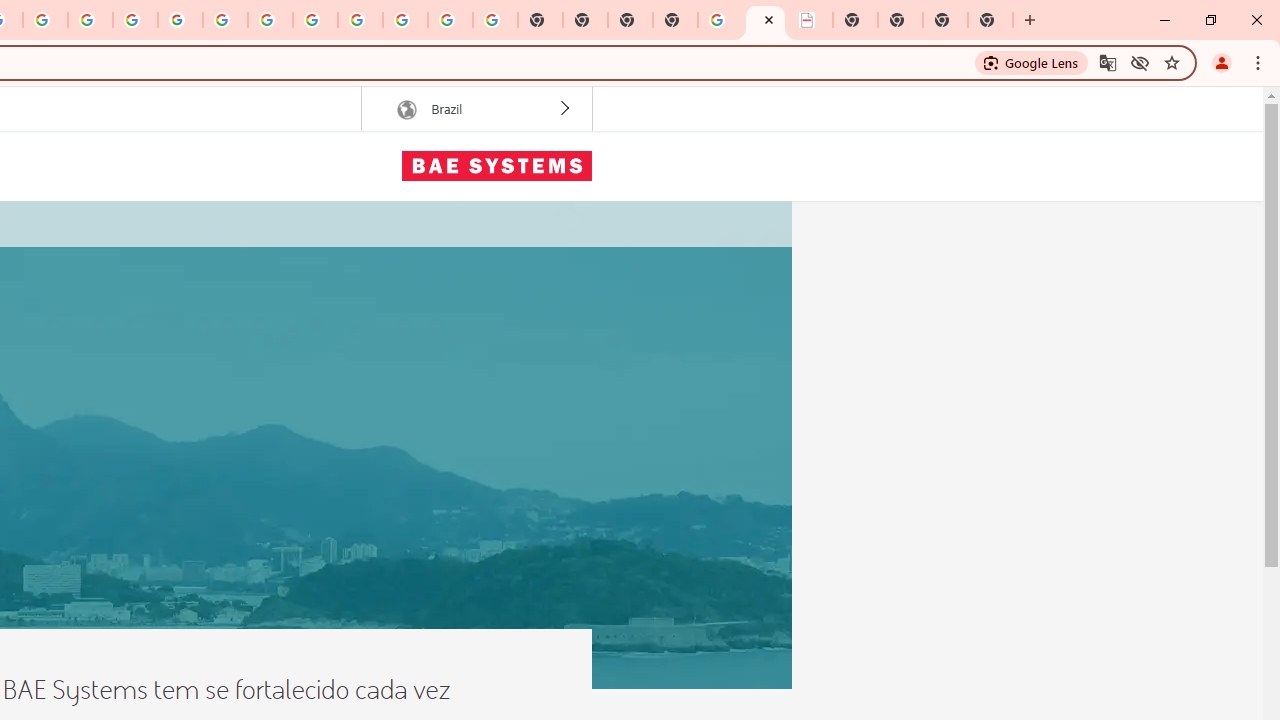  Describe the element at coordinates (495, 20) in the screenshot. I see `'Google Images'` at that location.